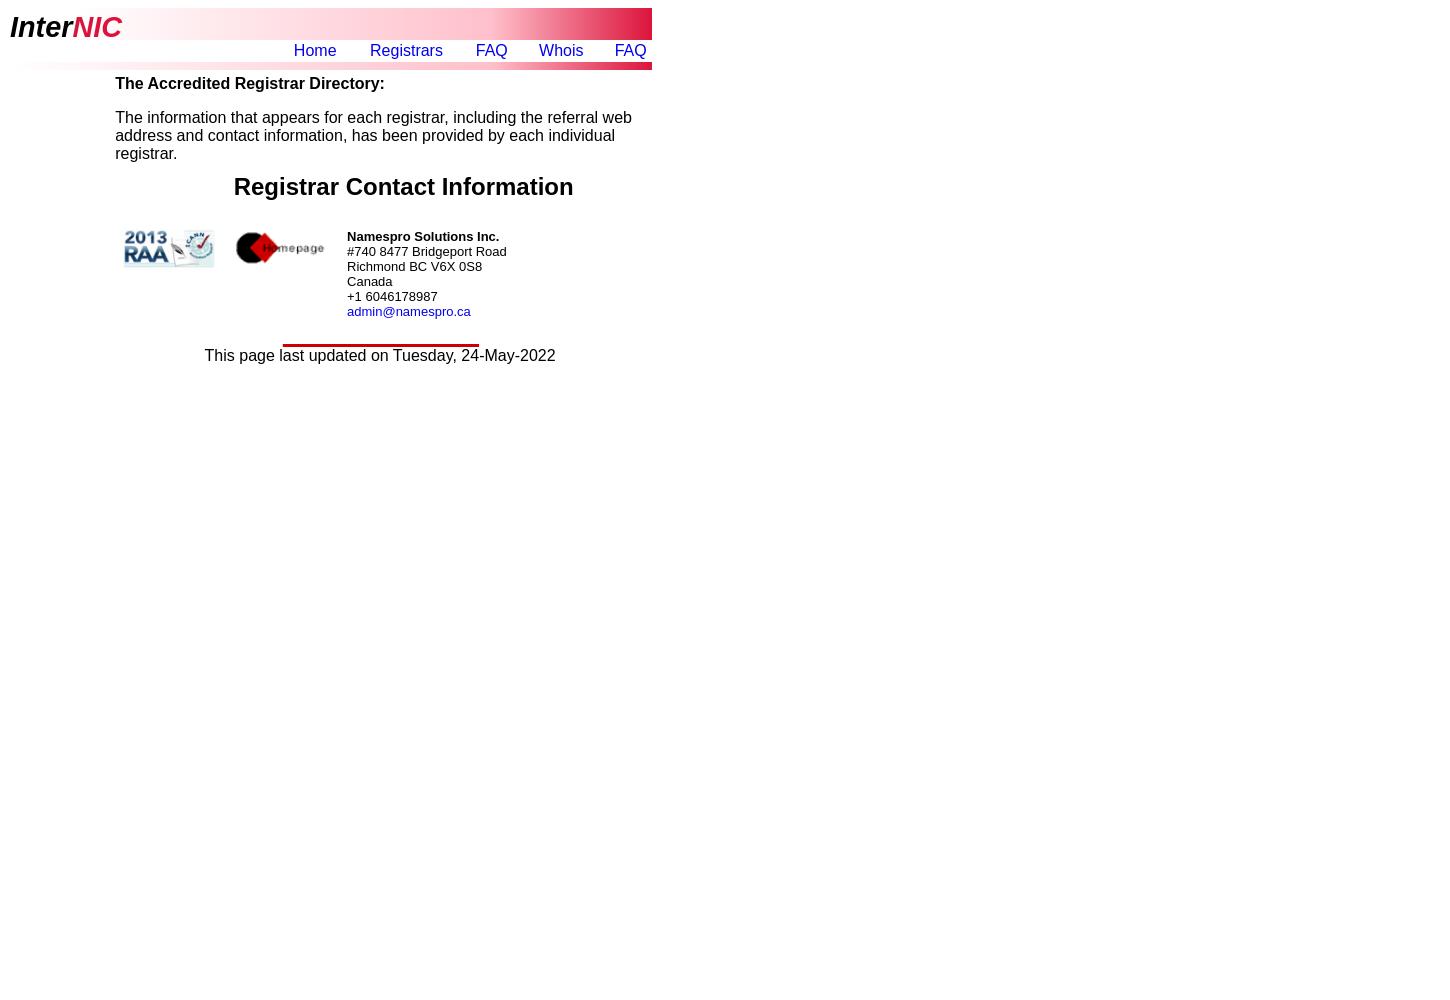 The height and width of the screenshot is (1000, 1450). I want to click on 'admin@namespro.ca', so click(407, 311).